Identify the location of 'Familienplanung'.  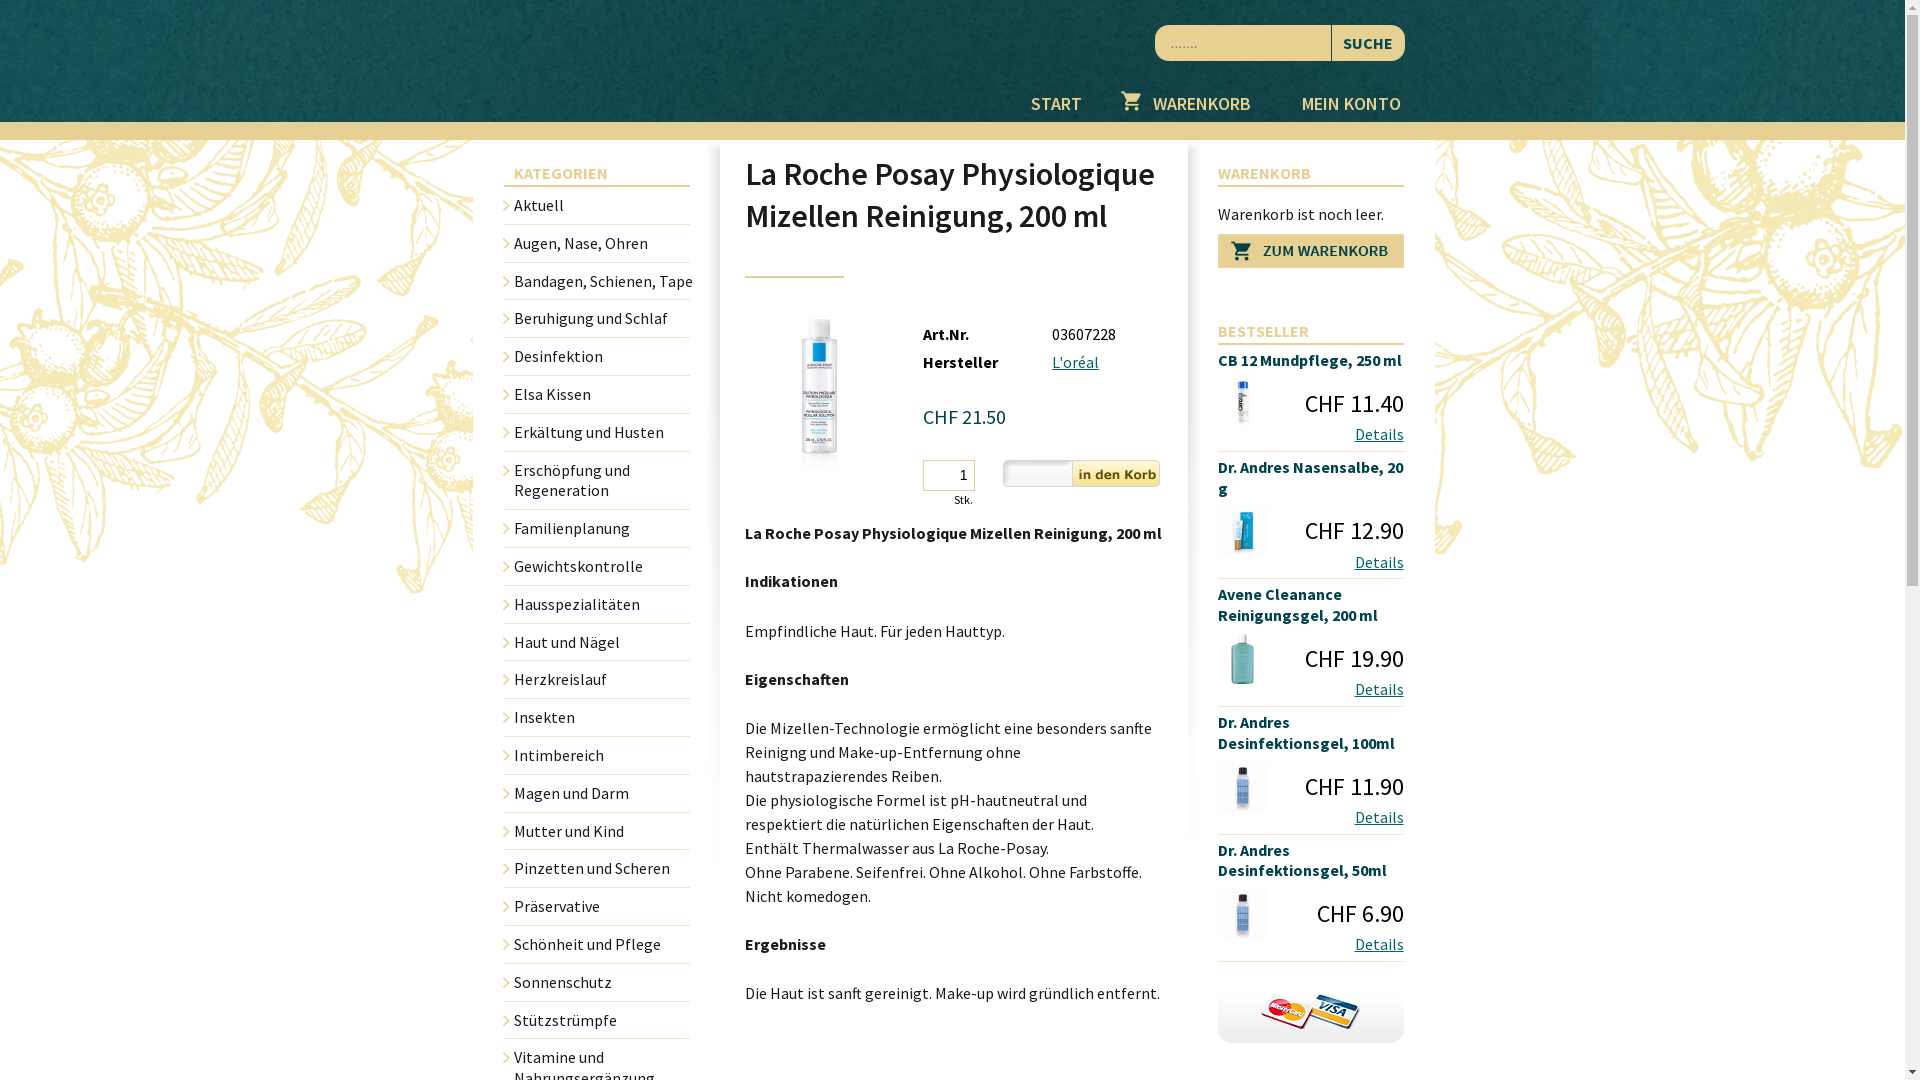
(600, 527).